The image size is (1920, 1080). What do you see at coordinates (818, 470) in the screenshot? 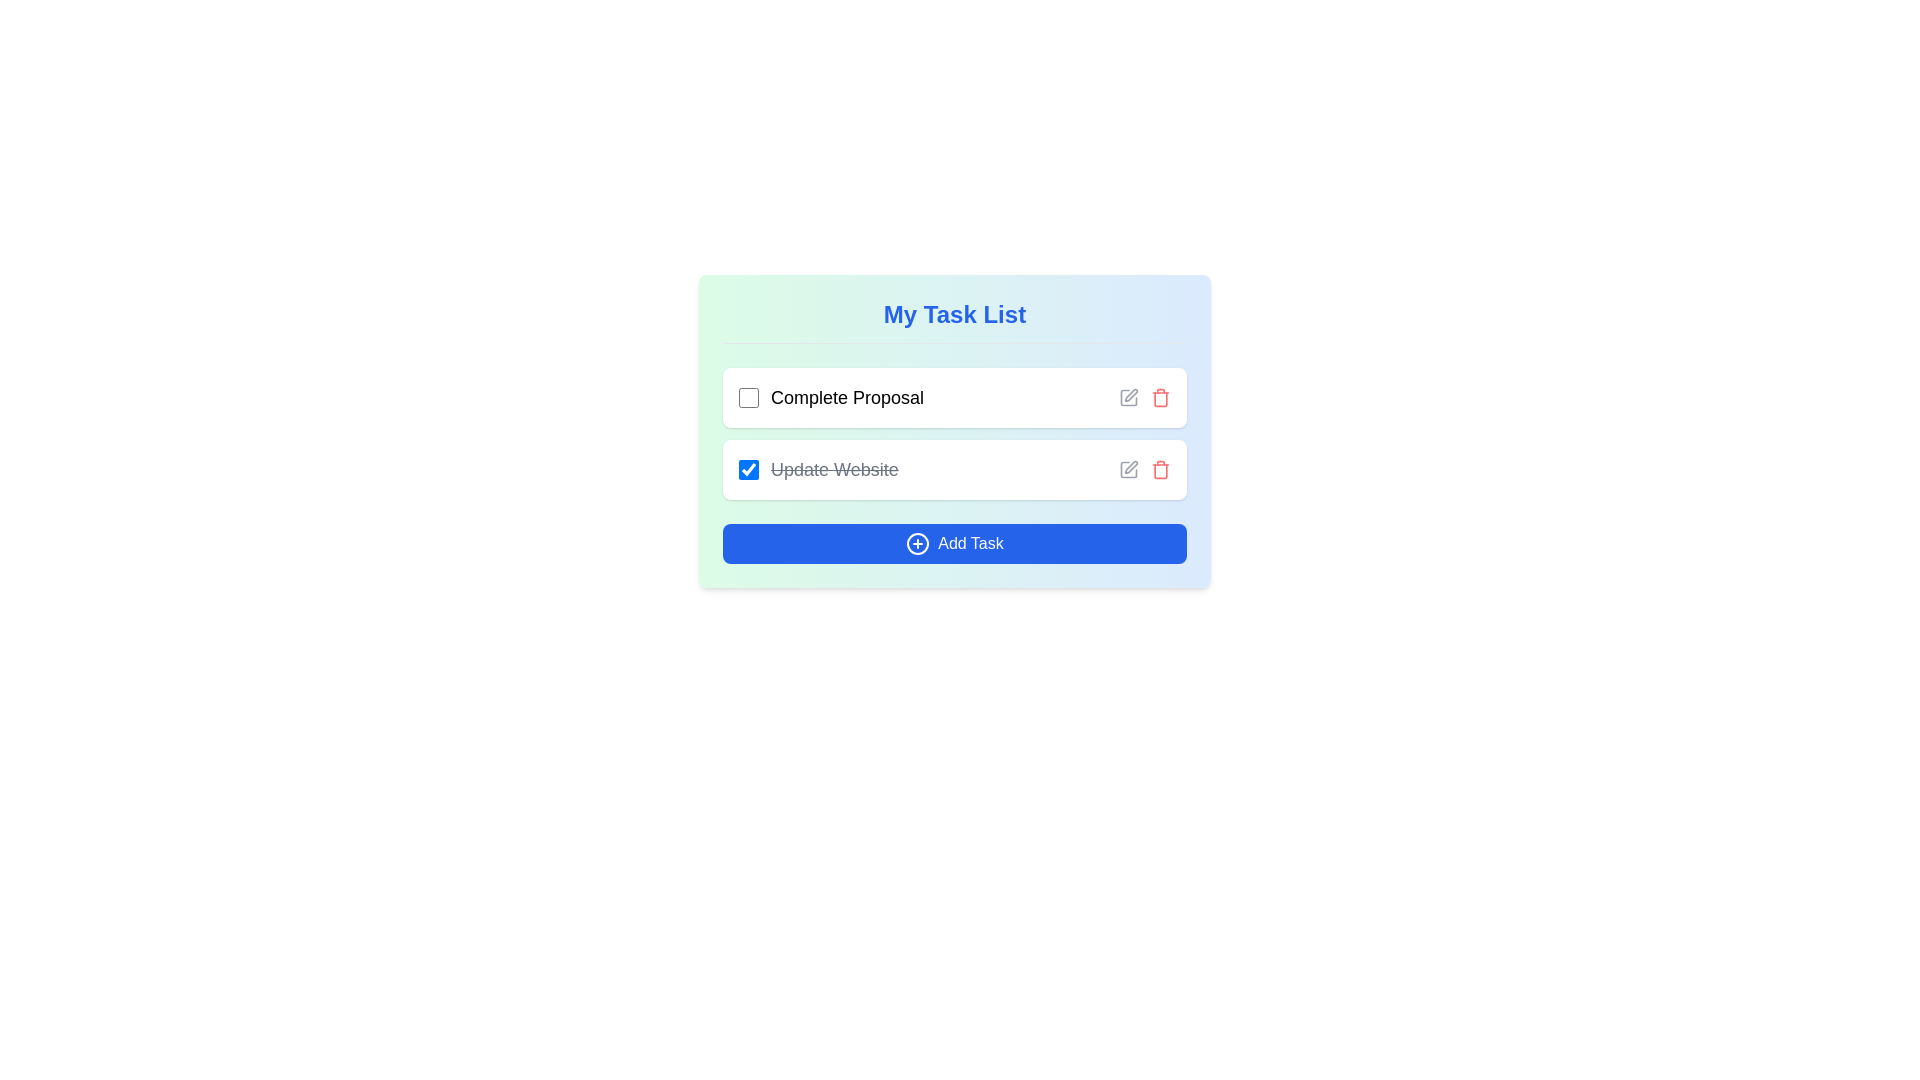
I see `the text label of the second task entry in 'My Task List' to possibly reveal additional options` at bounding box center [818, 470].